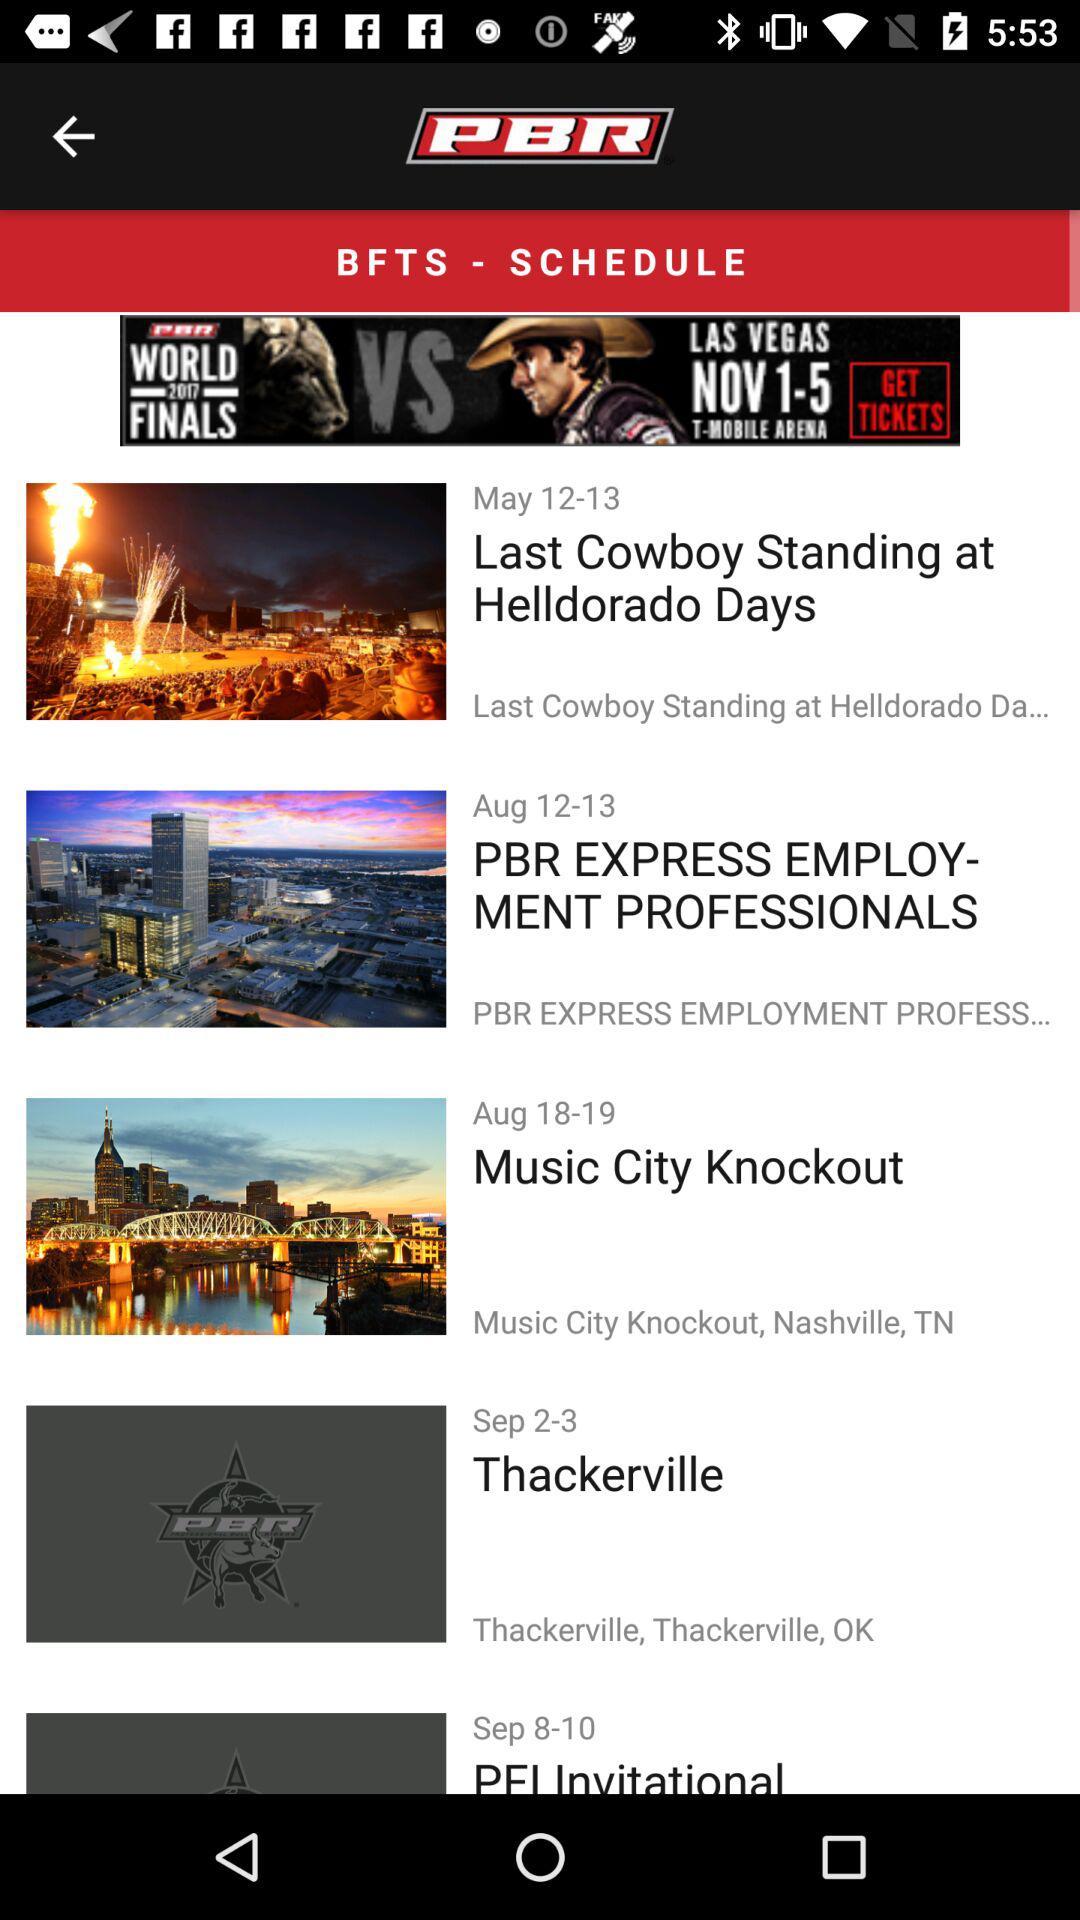 The image size is (1080, 1920). I want to click on aug 18-19 item, so click(548, 1110).